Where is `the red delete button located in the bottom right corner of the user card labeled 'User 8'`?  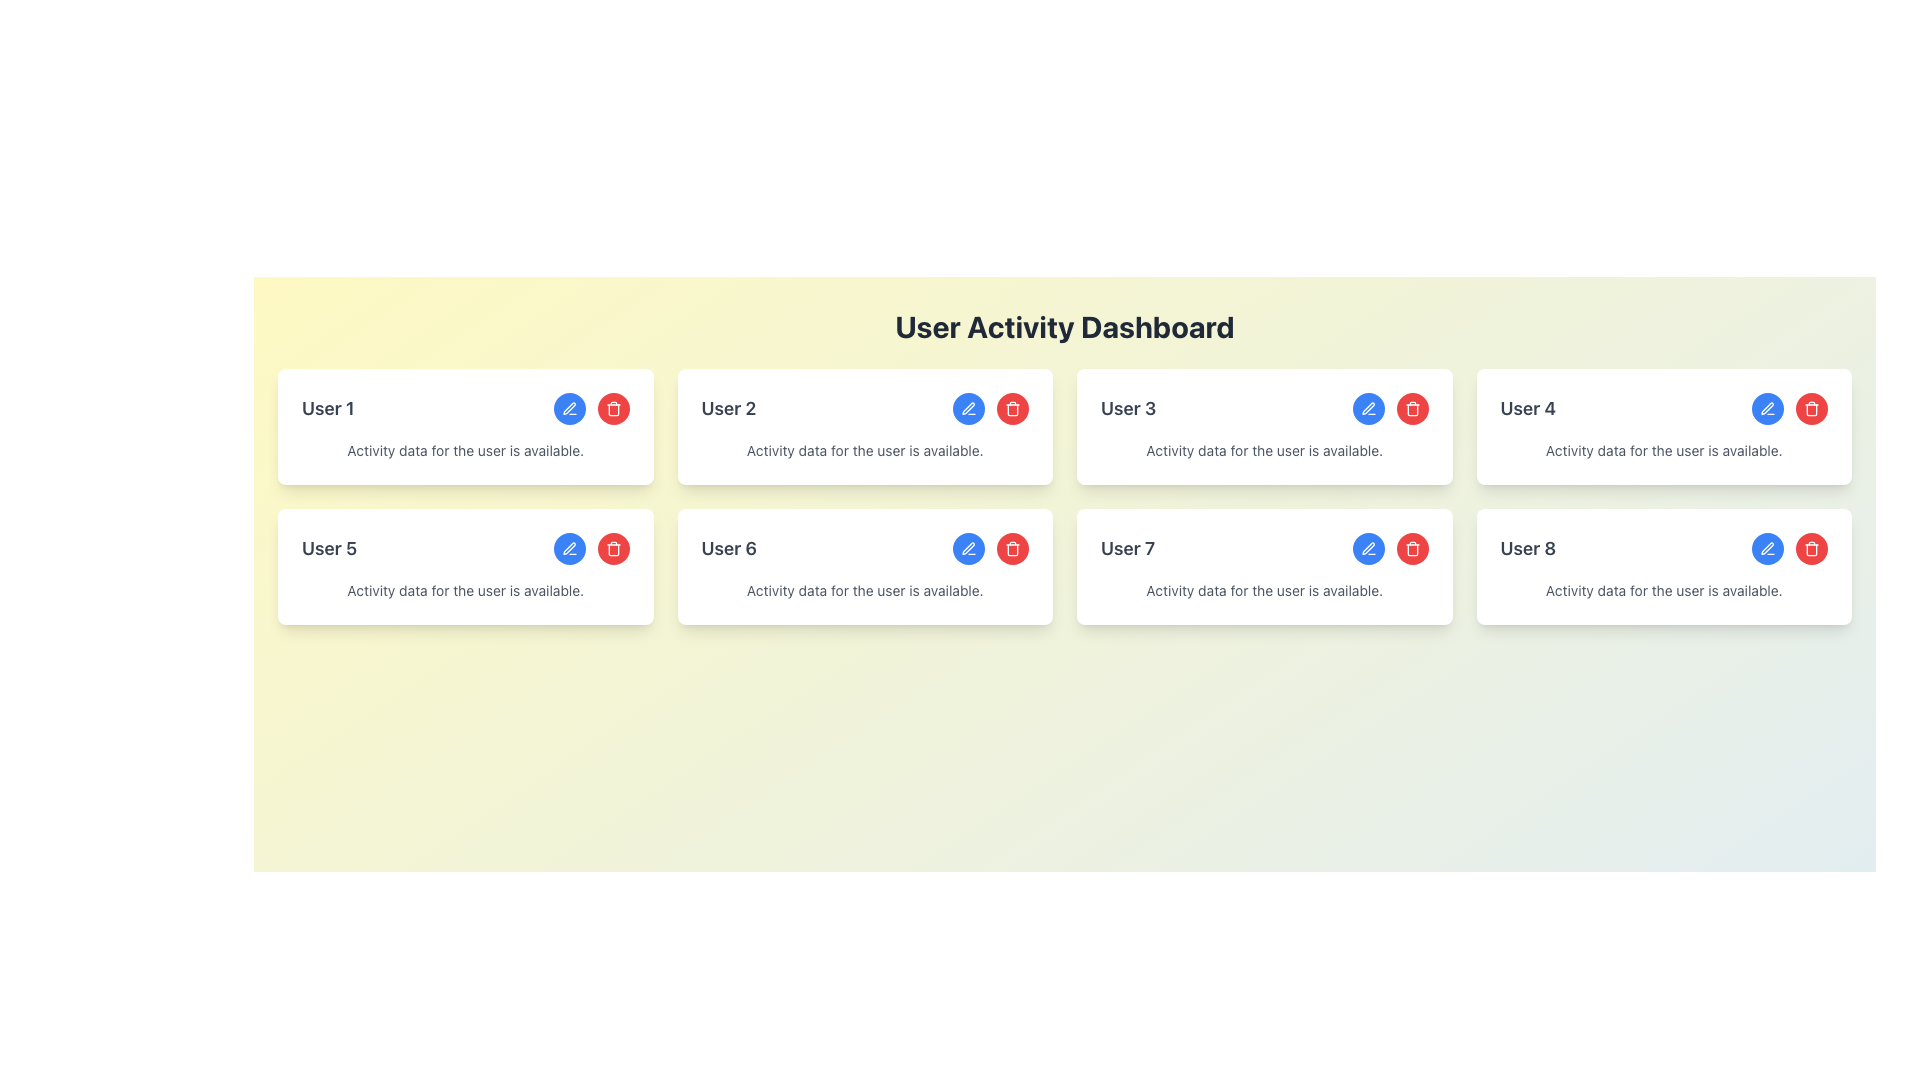 the red delete button located in the bottom right corner of the user card labeled 'User 8' is located at coordinates (1790, 548).